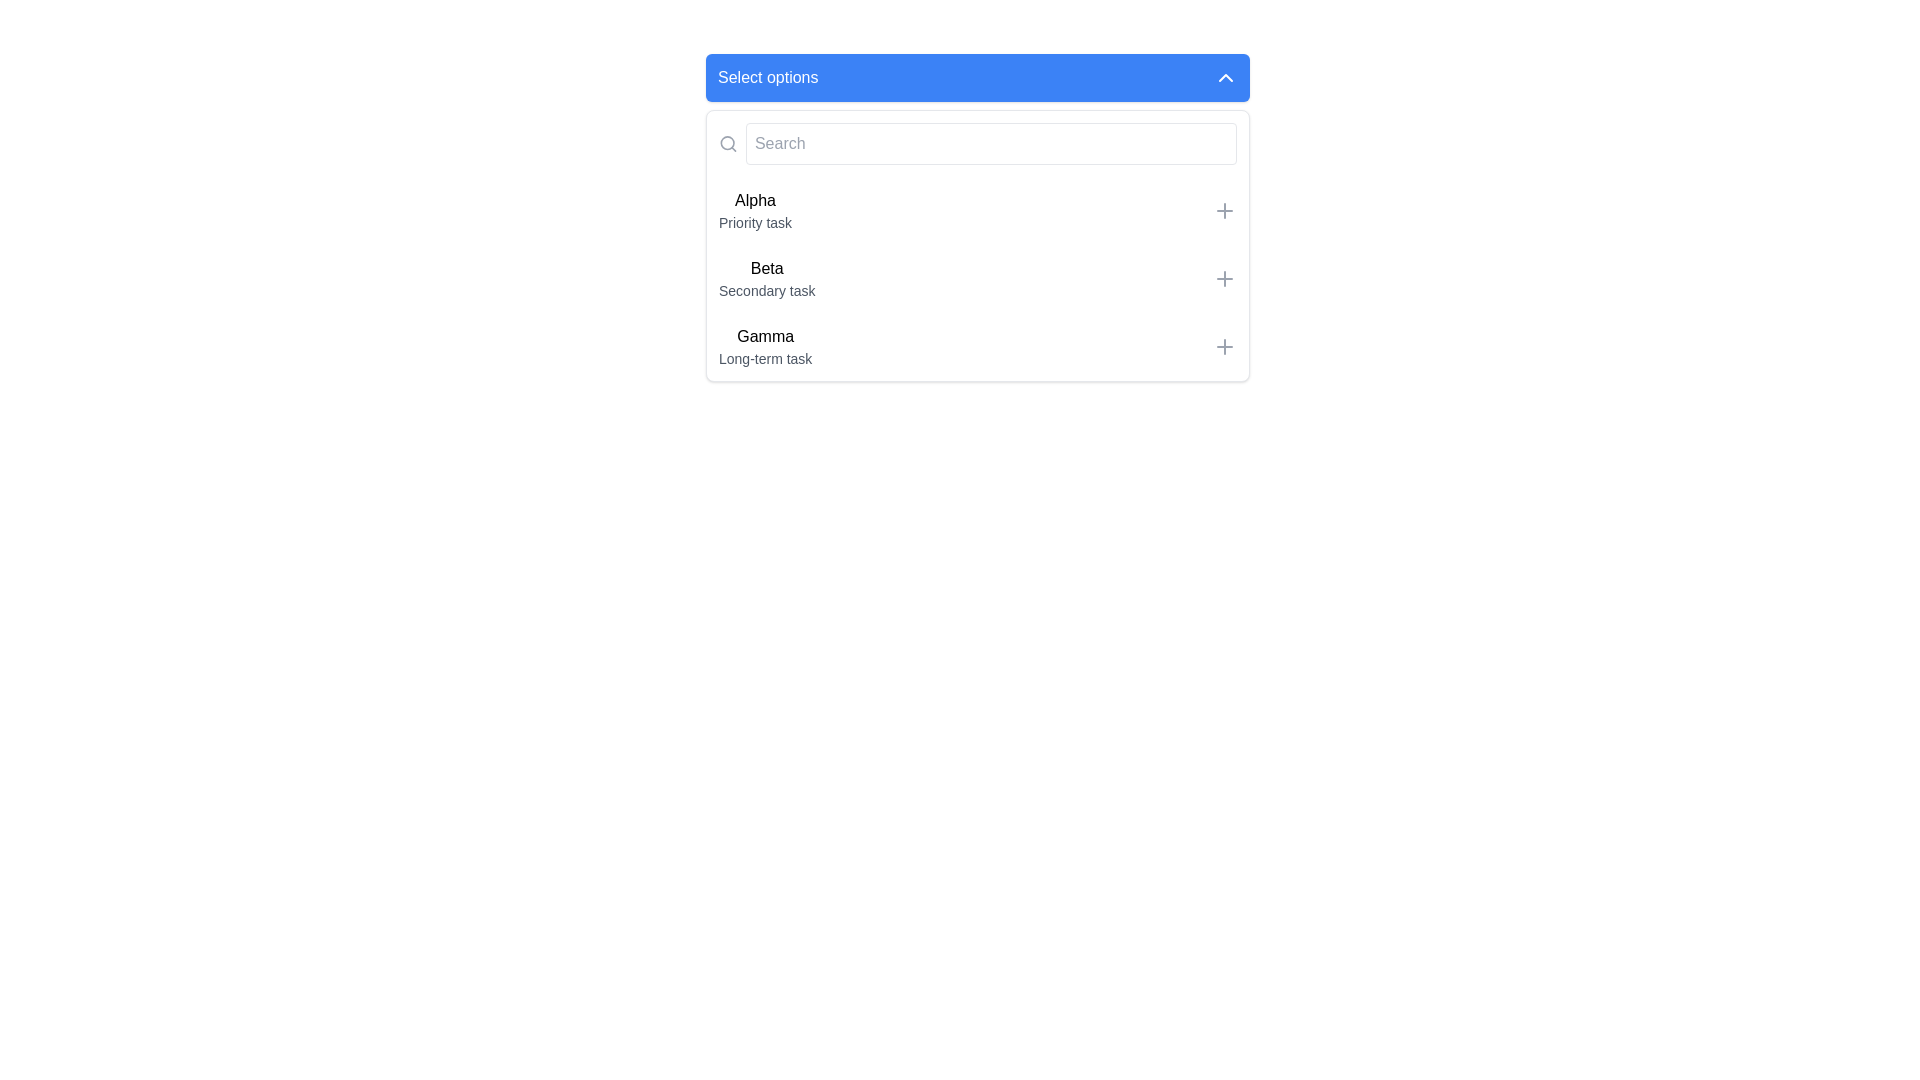  I want to click on the 'Secondary task' text label located below the 'Beta' label in the dropdown menu, so click(766, 290).